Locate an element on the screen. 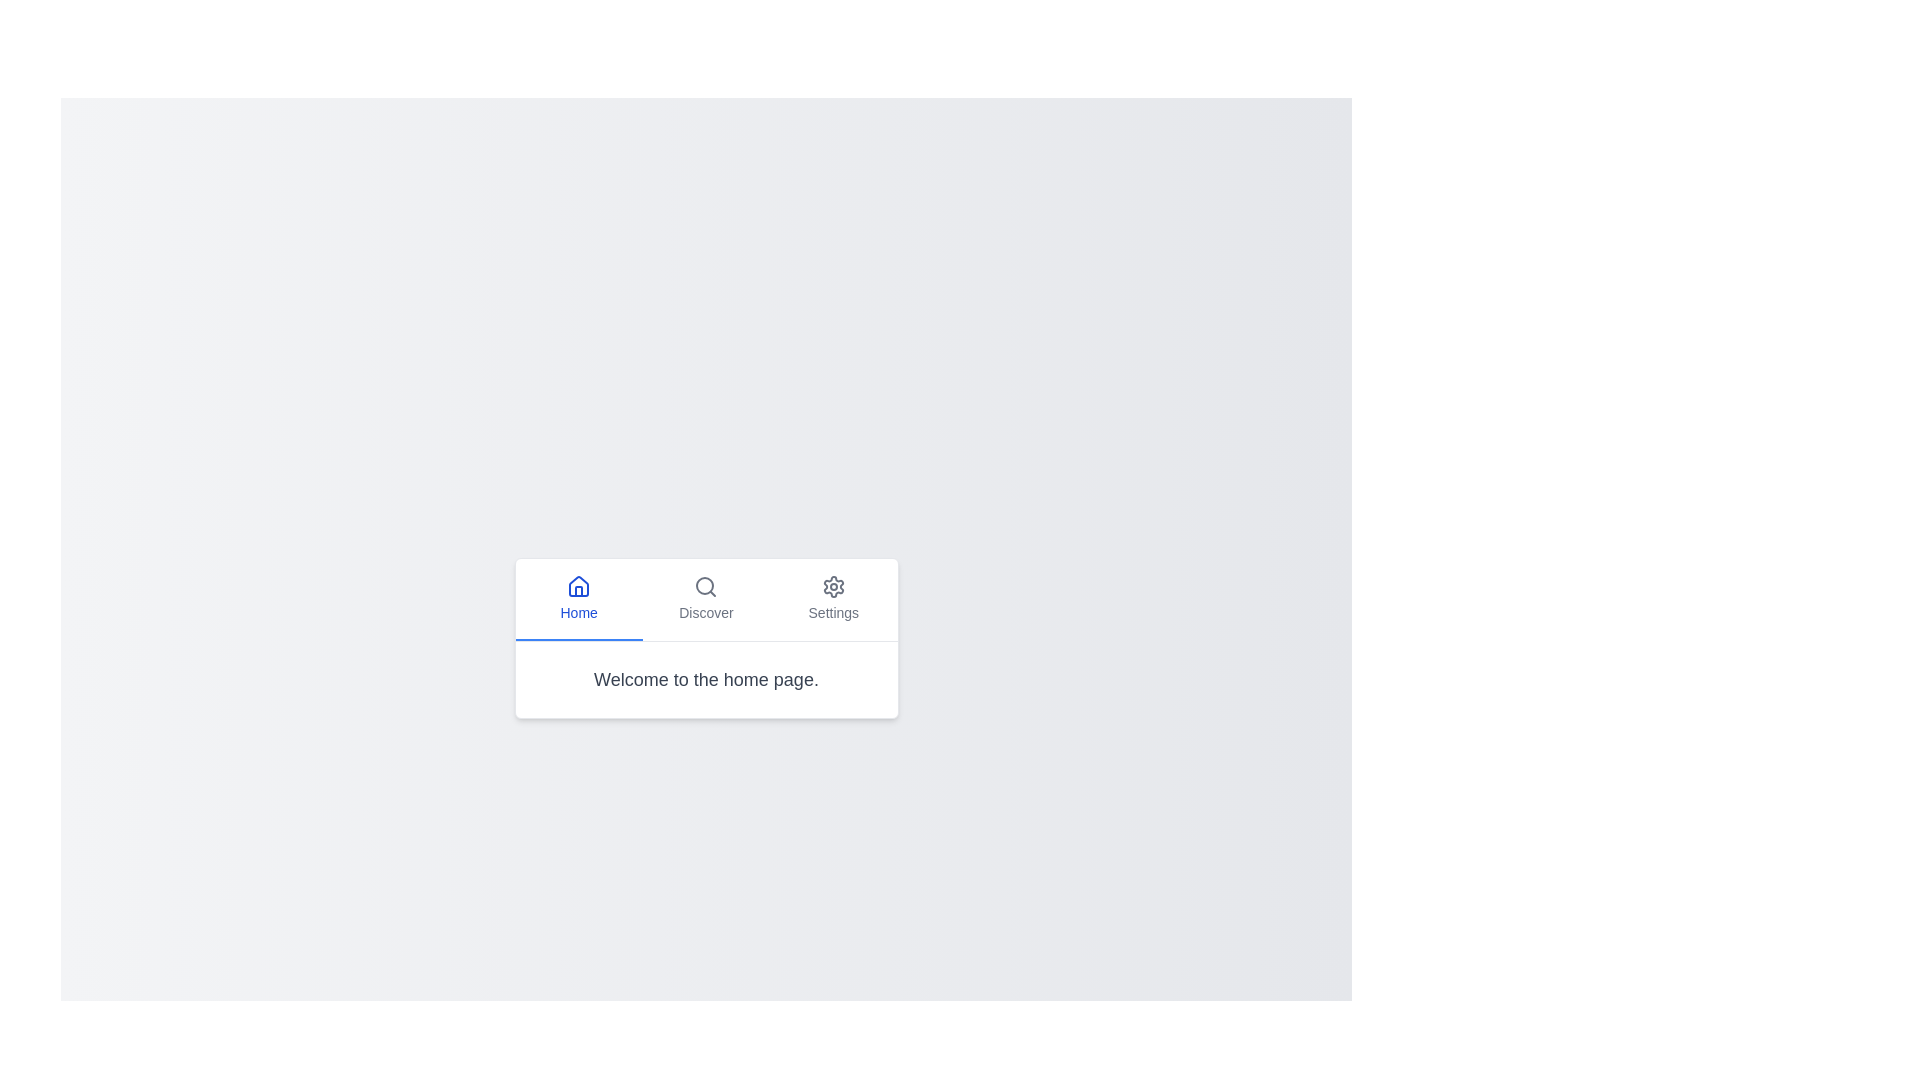  the Settings tab is located at coordinates (833, 597).